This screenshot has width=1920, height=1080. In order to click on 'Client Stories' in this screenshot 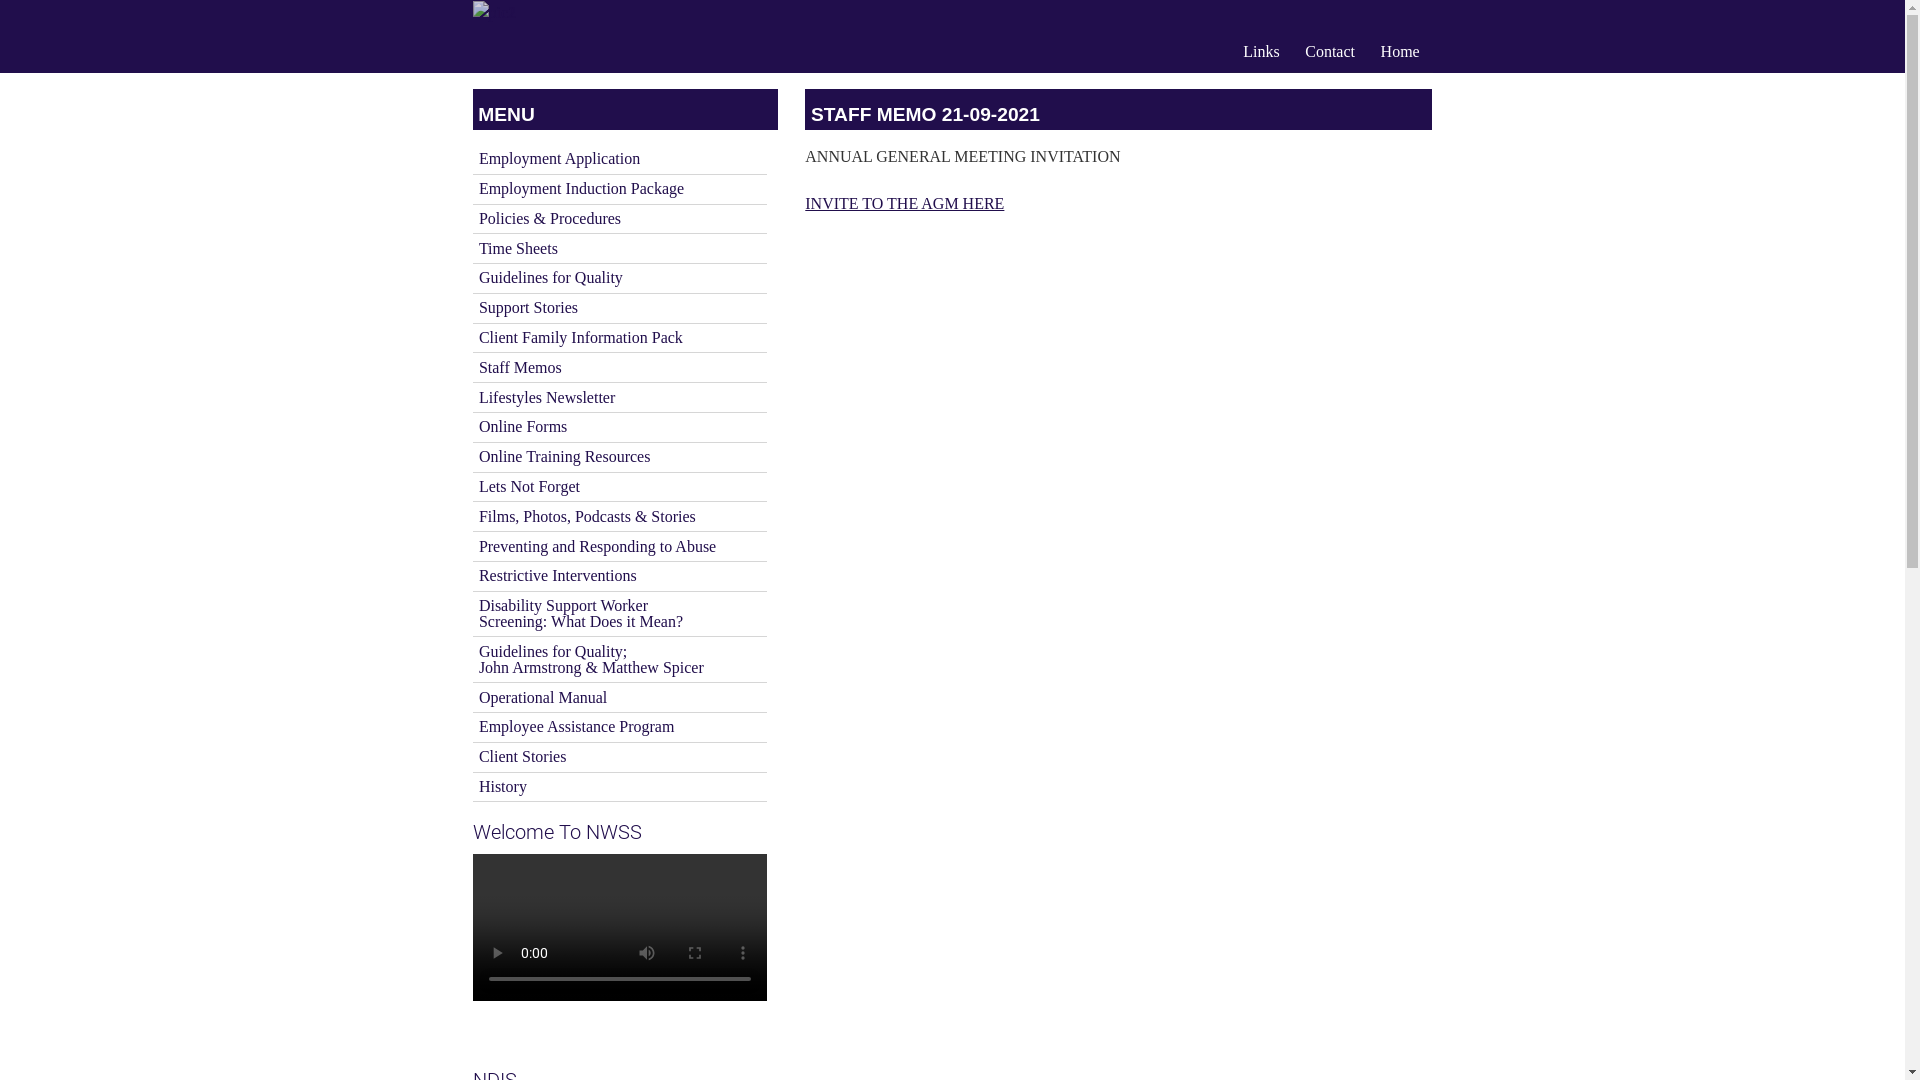, I will do `click(618, 757)`.